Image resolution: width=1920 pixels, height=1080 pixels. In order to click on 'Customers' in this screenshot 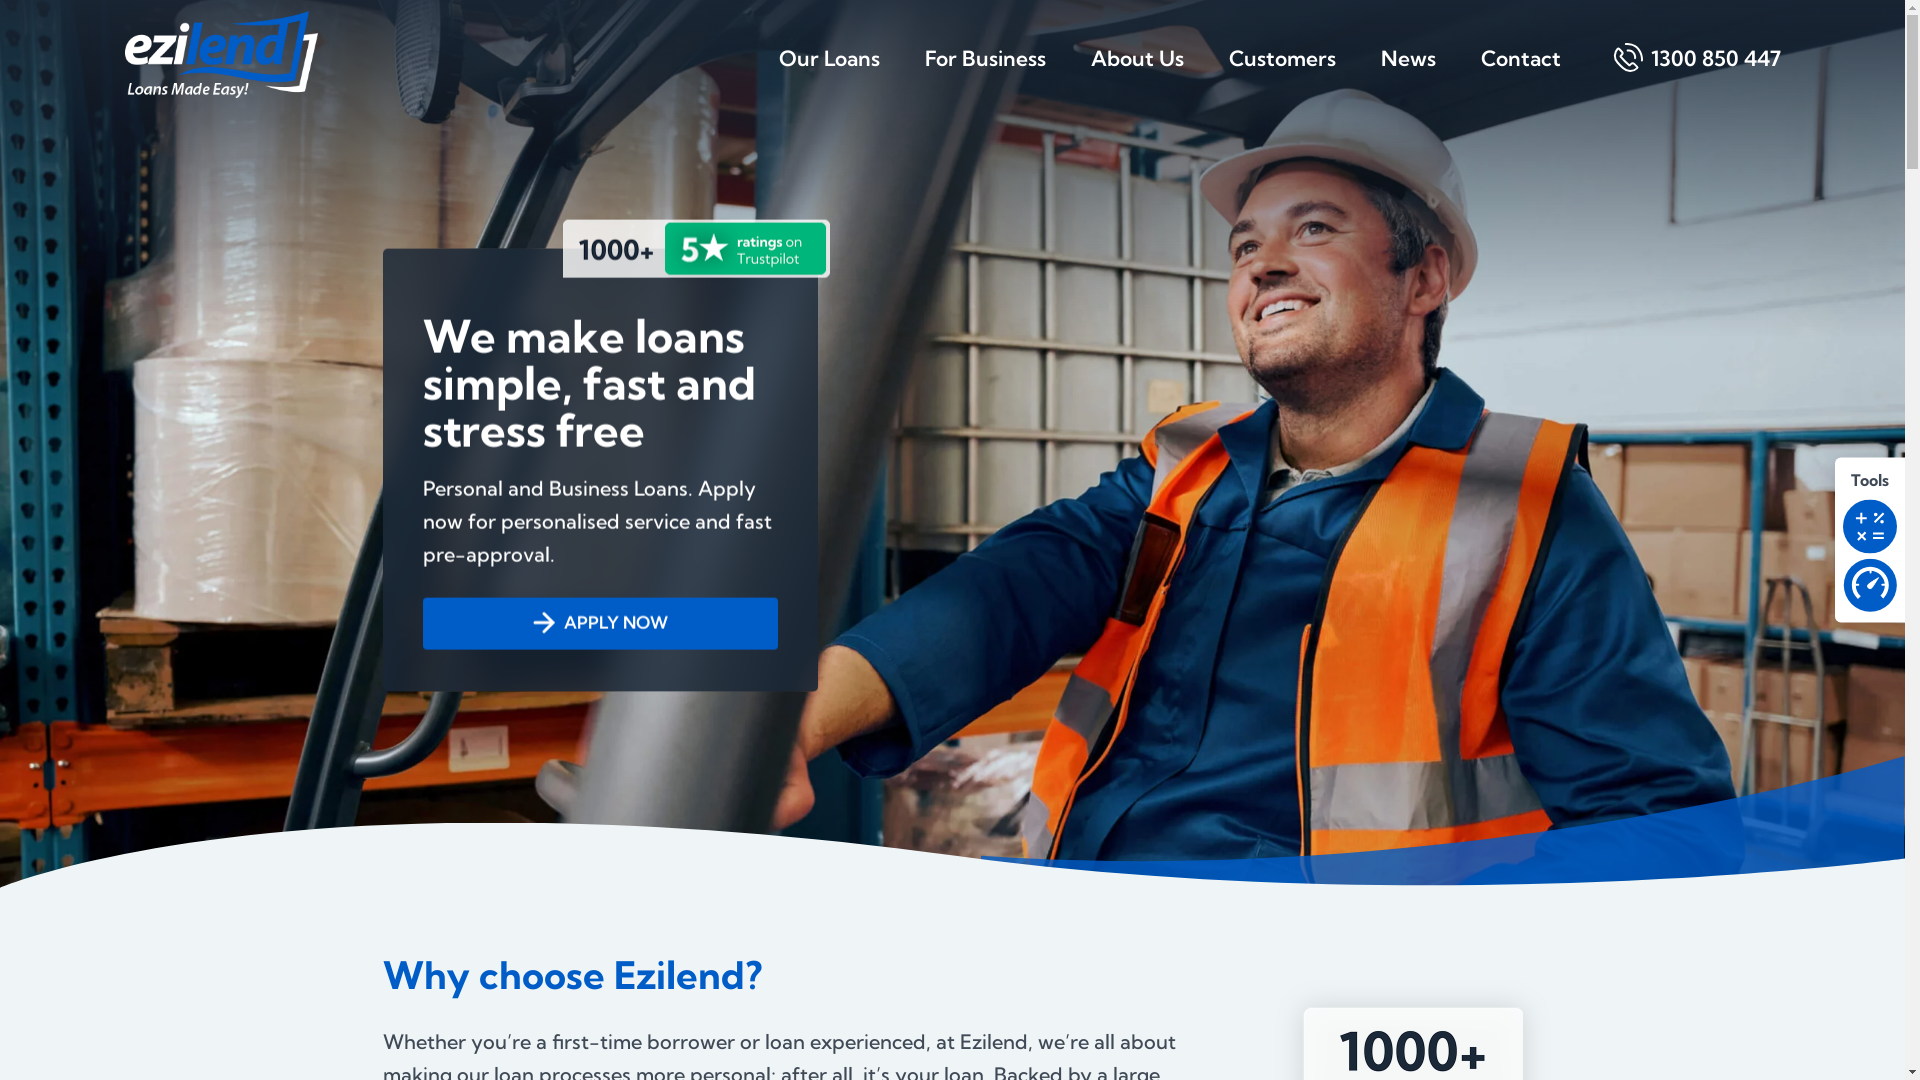, I will do `click(1281, 72)`.